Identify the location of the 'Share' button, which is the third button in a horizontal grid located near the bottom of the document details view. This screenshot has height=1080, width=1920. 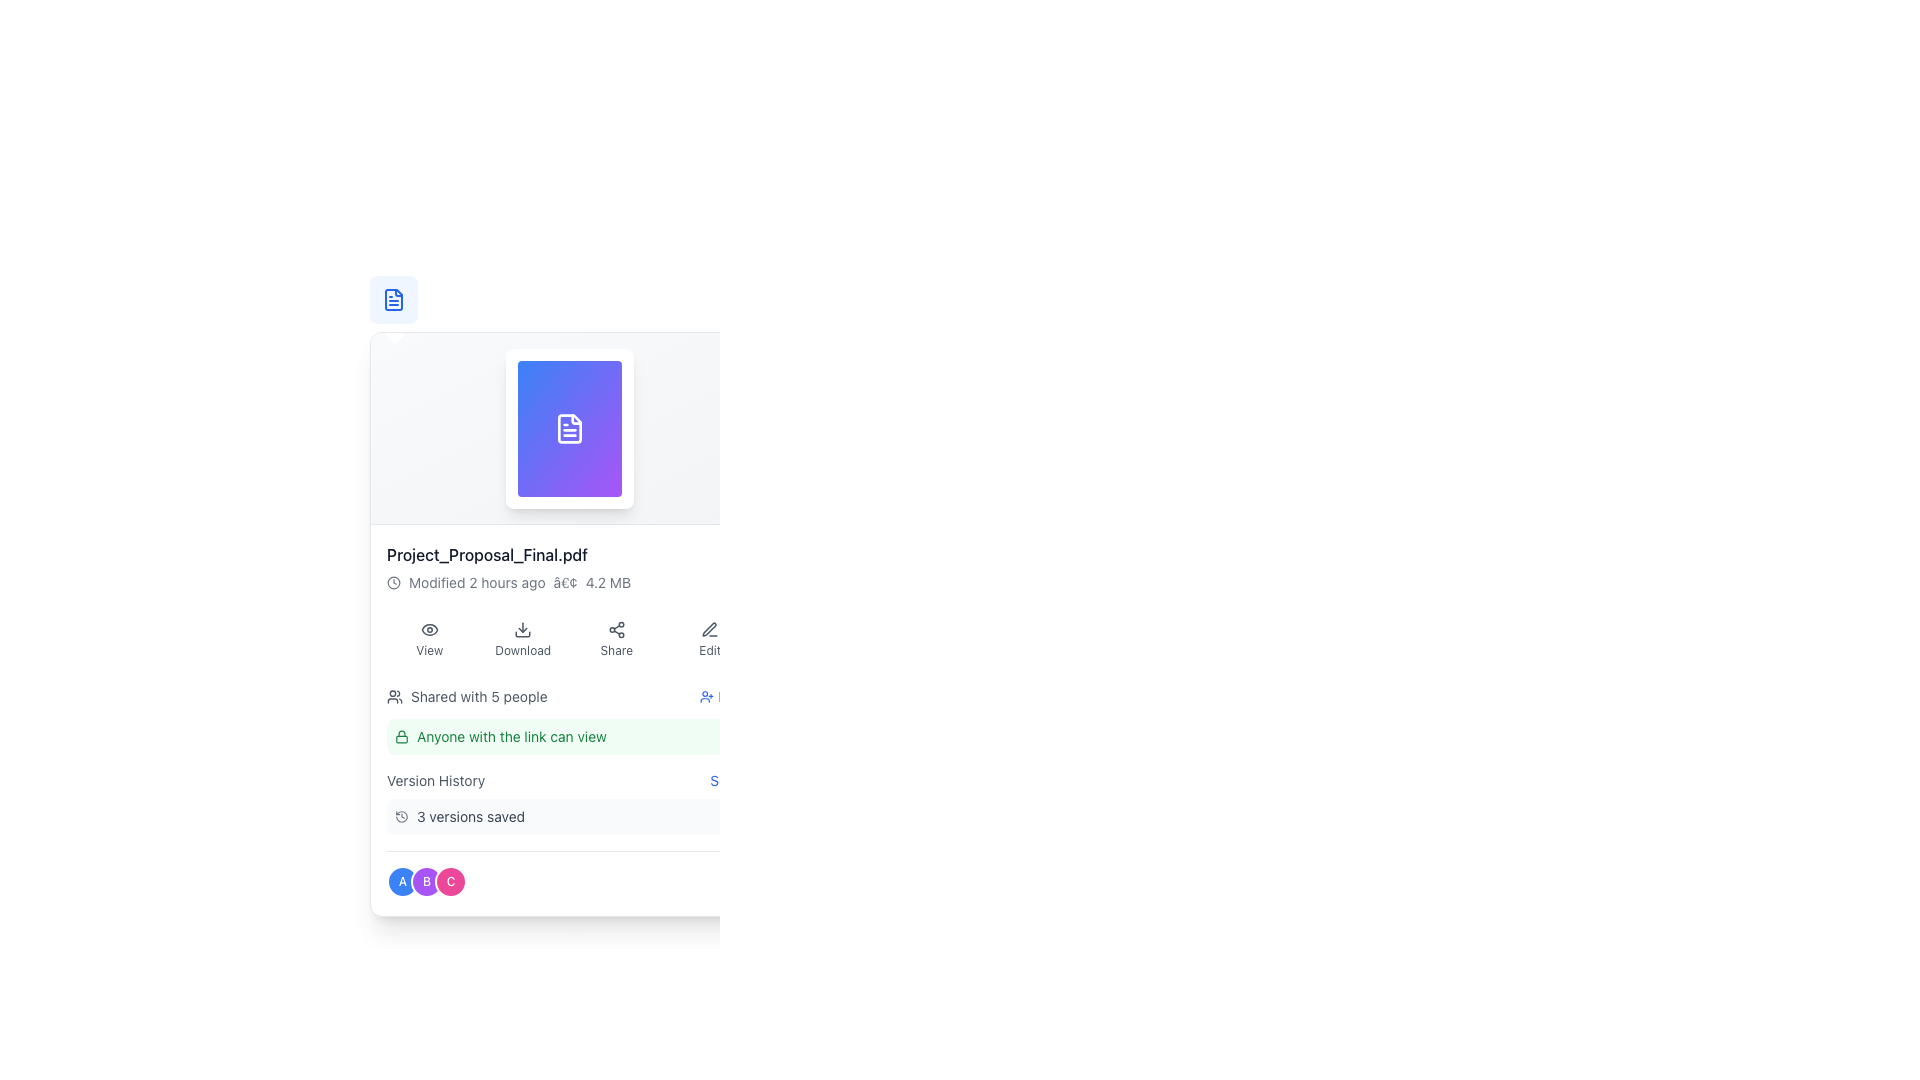
(615, 640).